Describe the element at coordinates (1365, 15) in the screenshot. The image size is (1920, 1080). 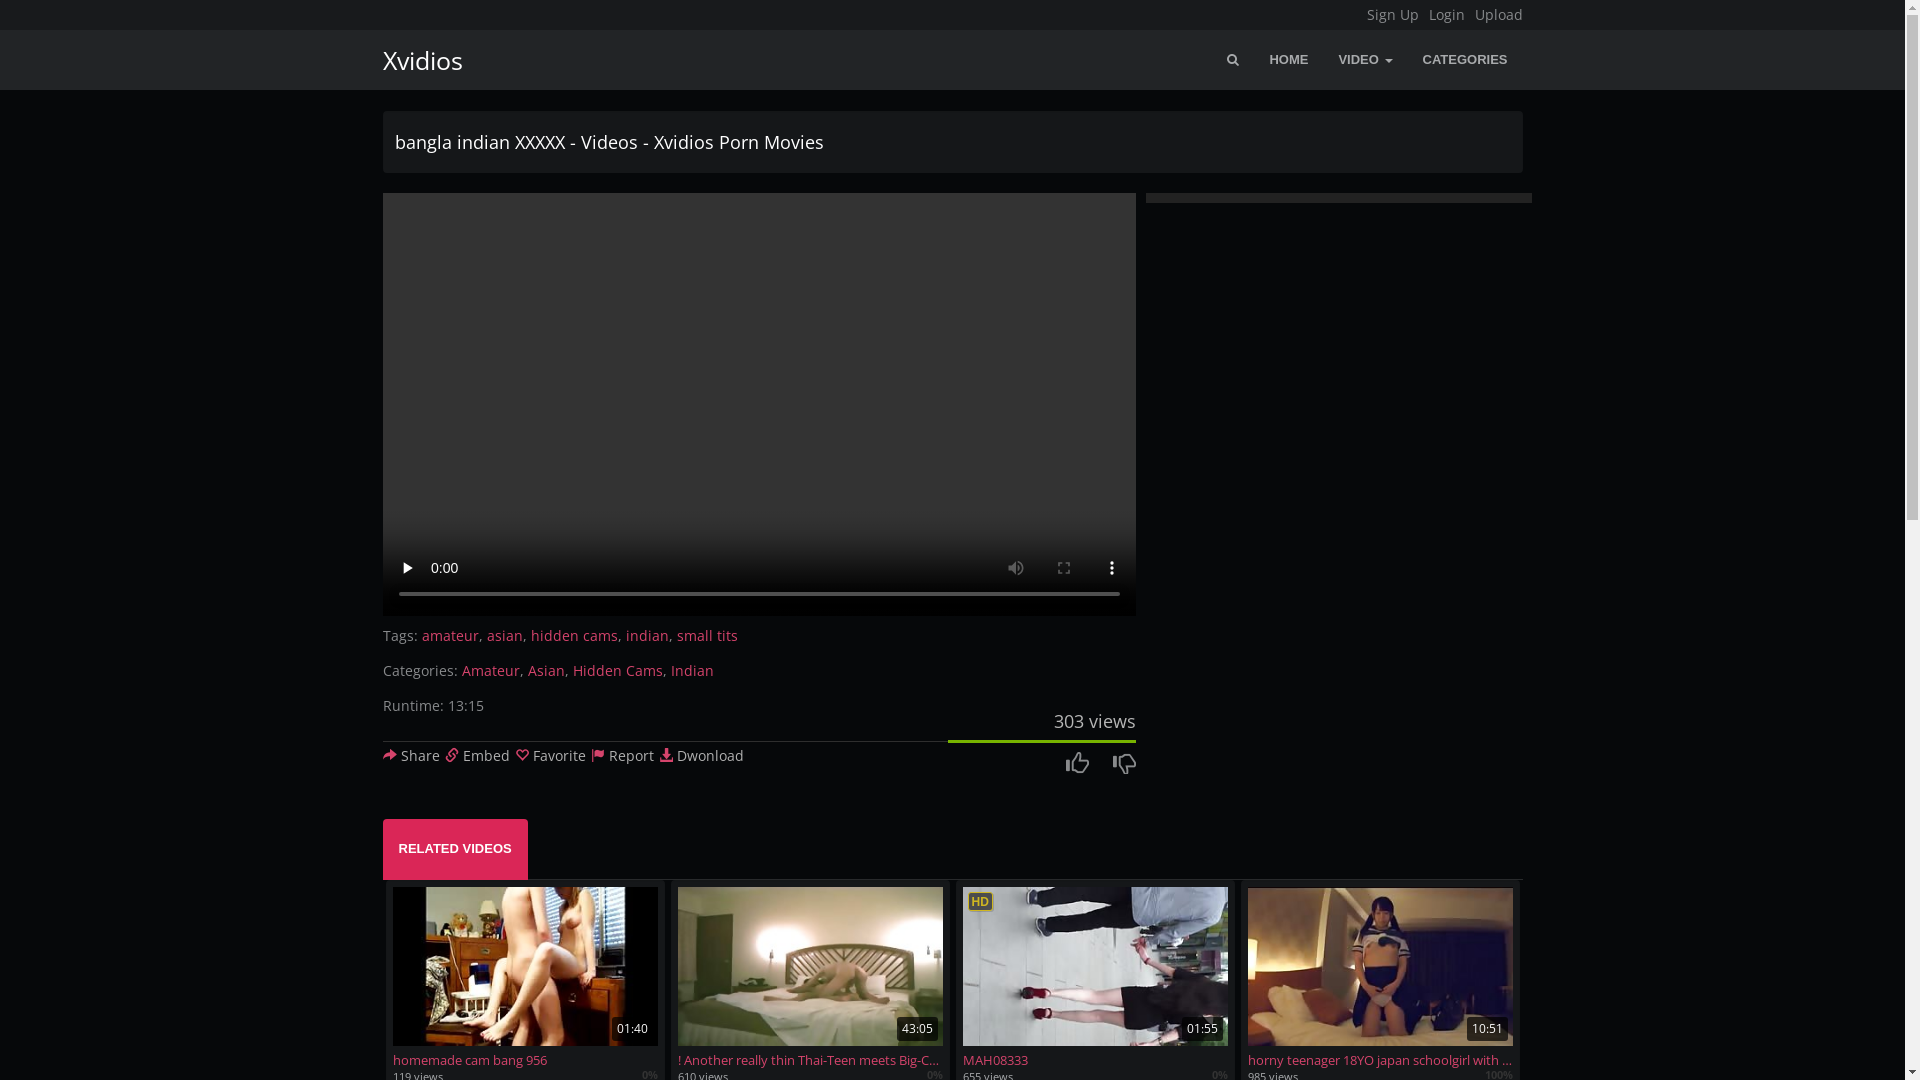
I see `'Sign Up'` at that location.